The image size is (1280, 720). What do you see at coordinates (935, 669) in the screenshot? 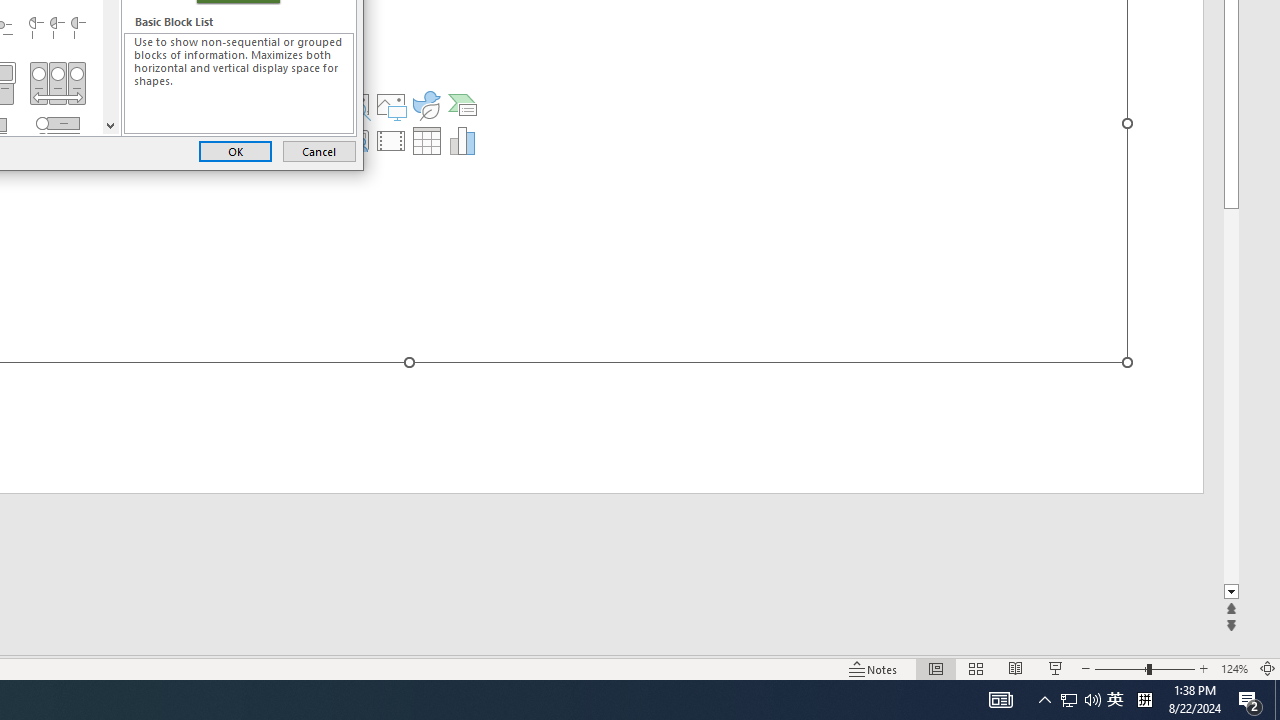
I see `'Normal'` at bounding box center [935, 669].